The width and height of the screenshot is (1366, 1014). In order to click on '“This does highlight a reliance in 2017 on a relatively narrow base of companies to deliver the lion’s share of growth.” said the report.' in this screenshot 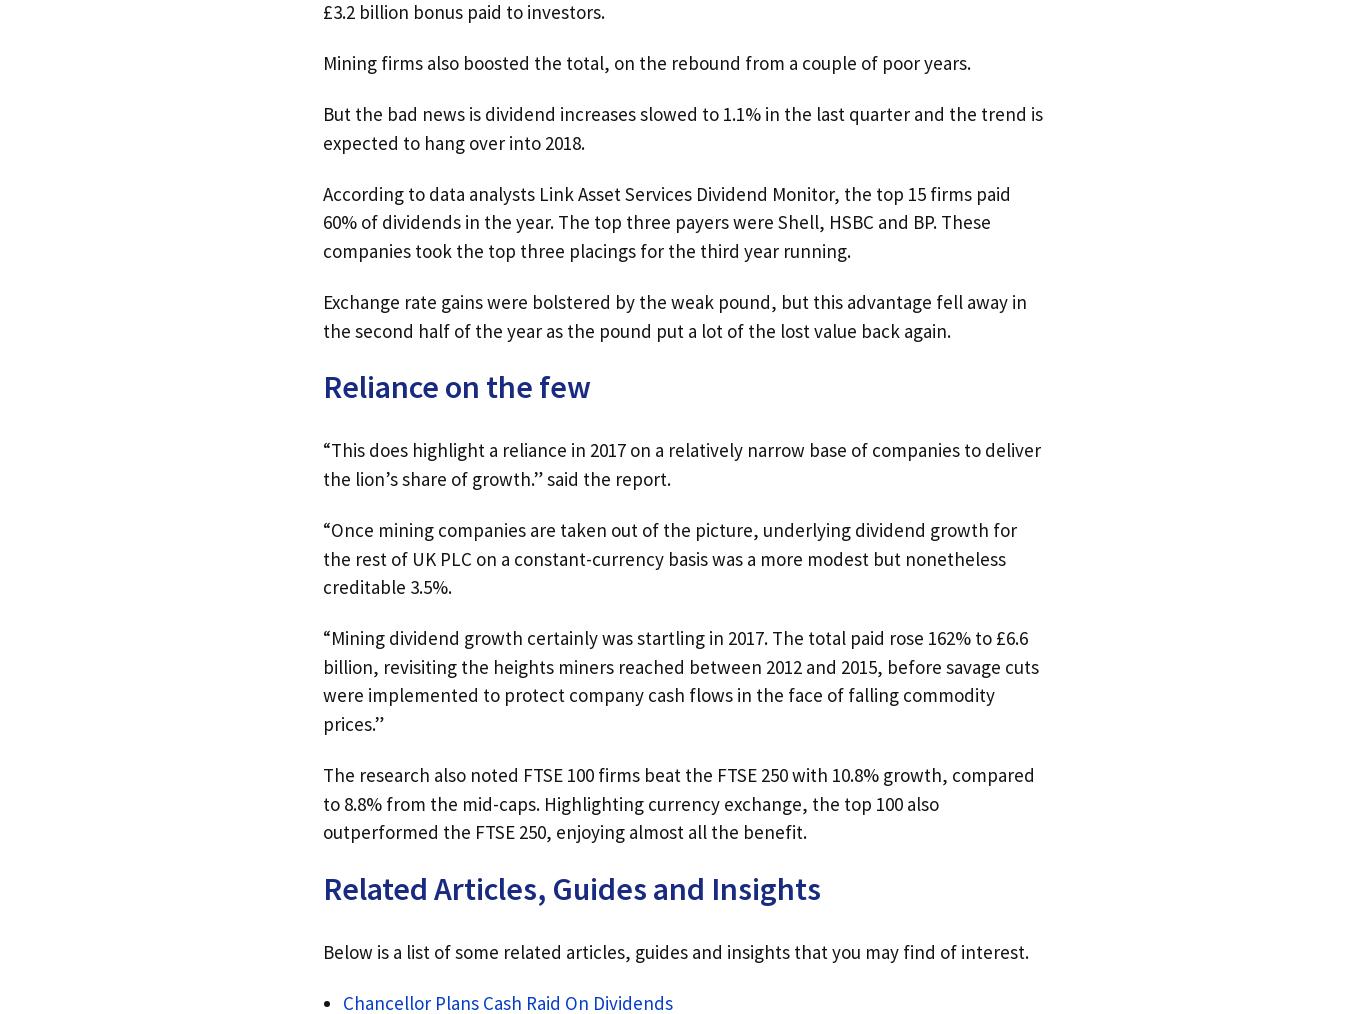, I will do `click(323, 464)`.